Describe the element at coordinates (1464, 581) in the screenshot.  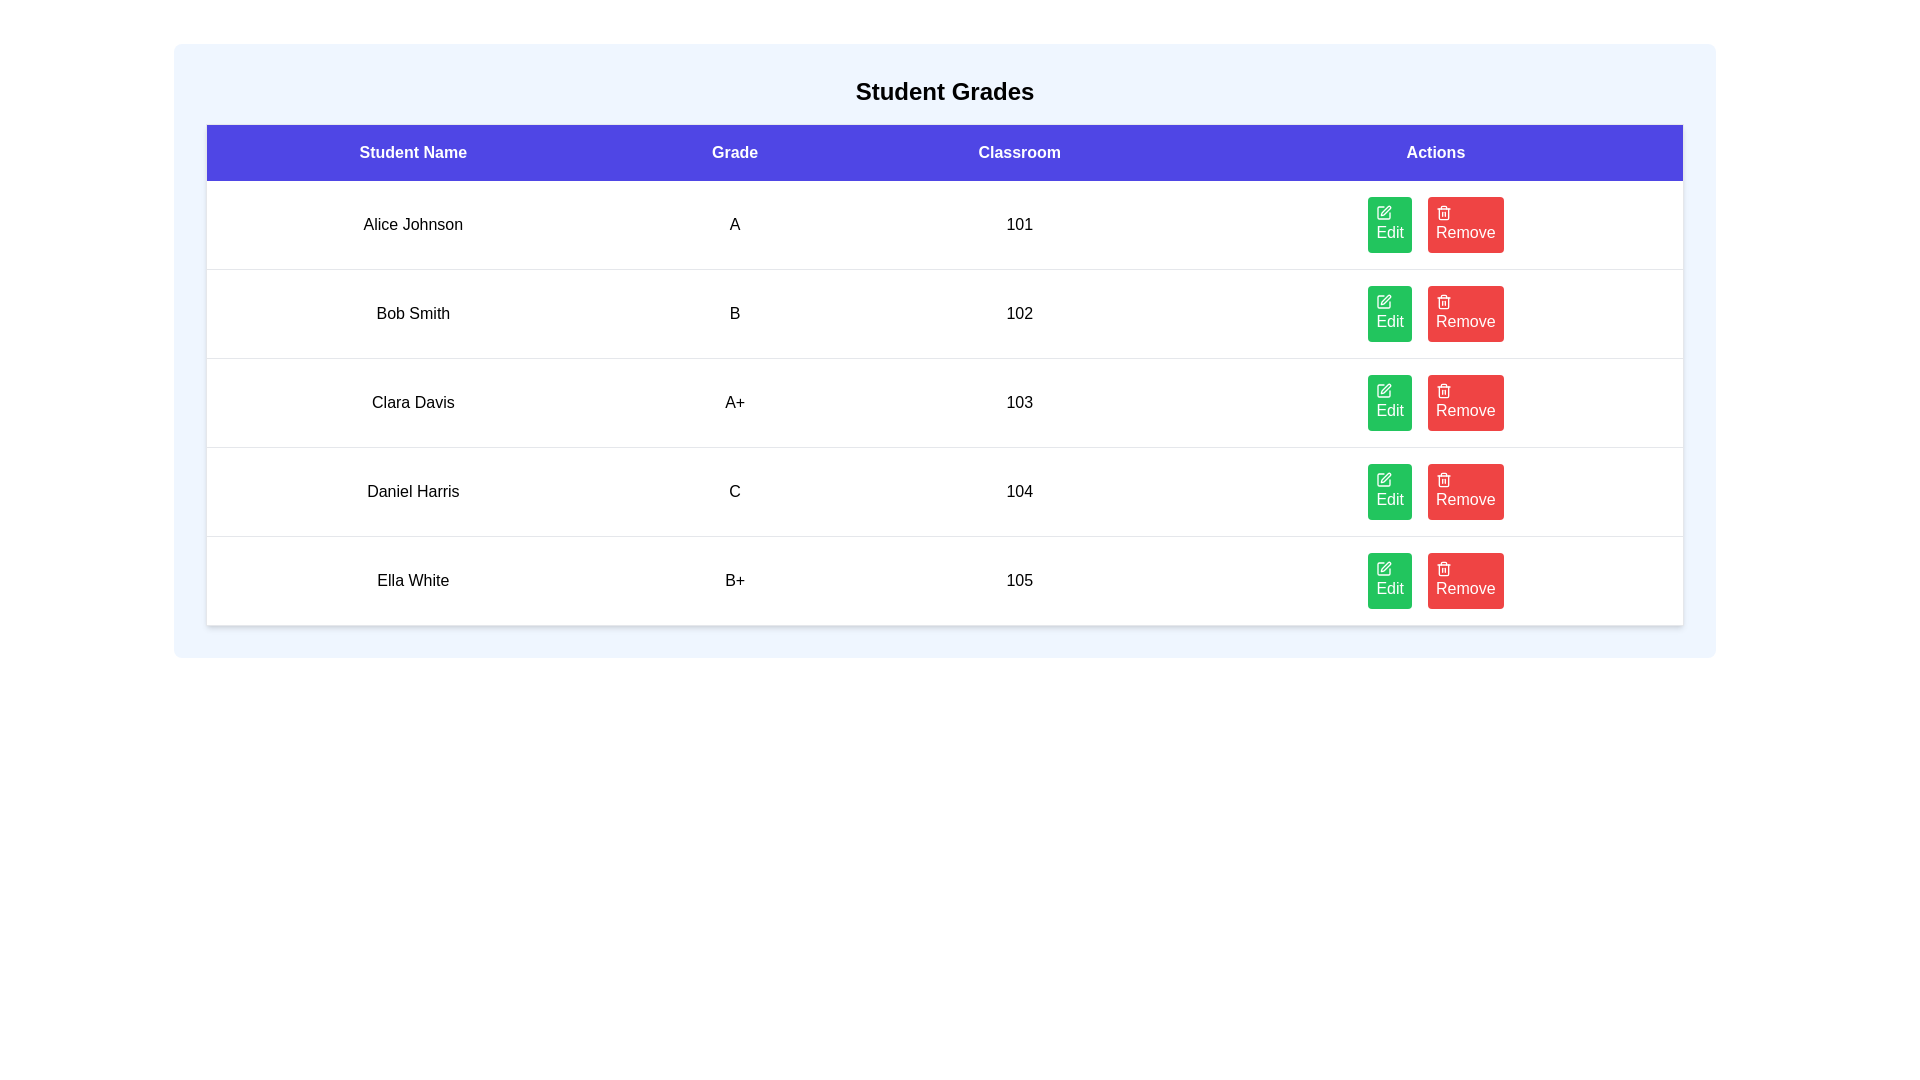
I see `the Remove button for the student named Ella White` at that location.